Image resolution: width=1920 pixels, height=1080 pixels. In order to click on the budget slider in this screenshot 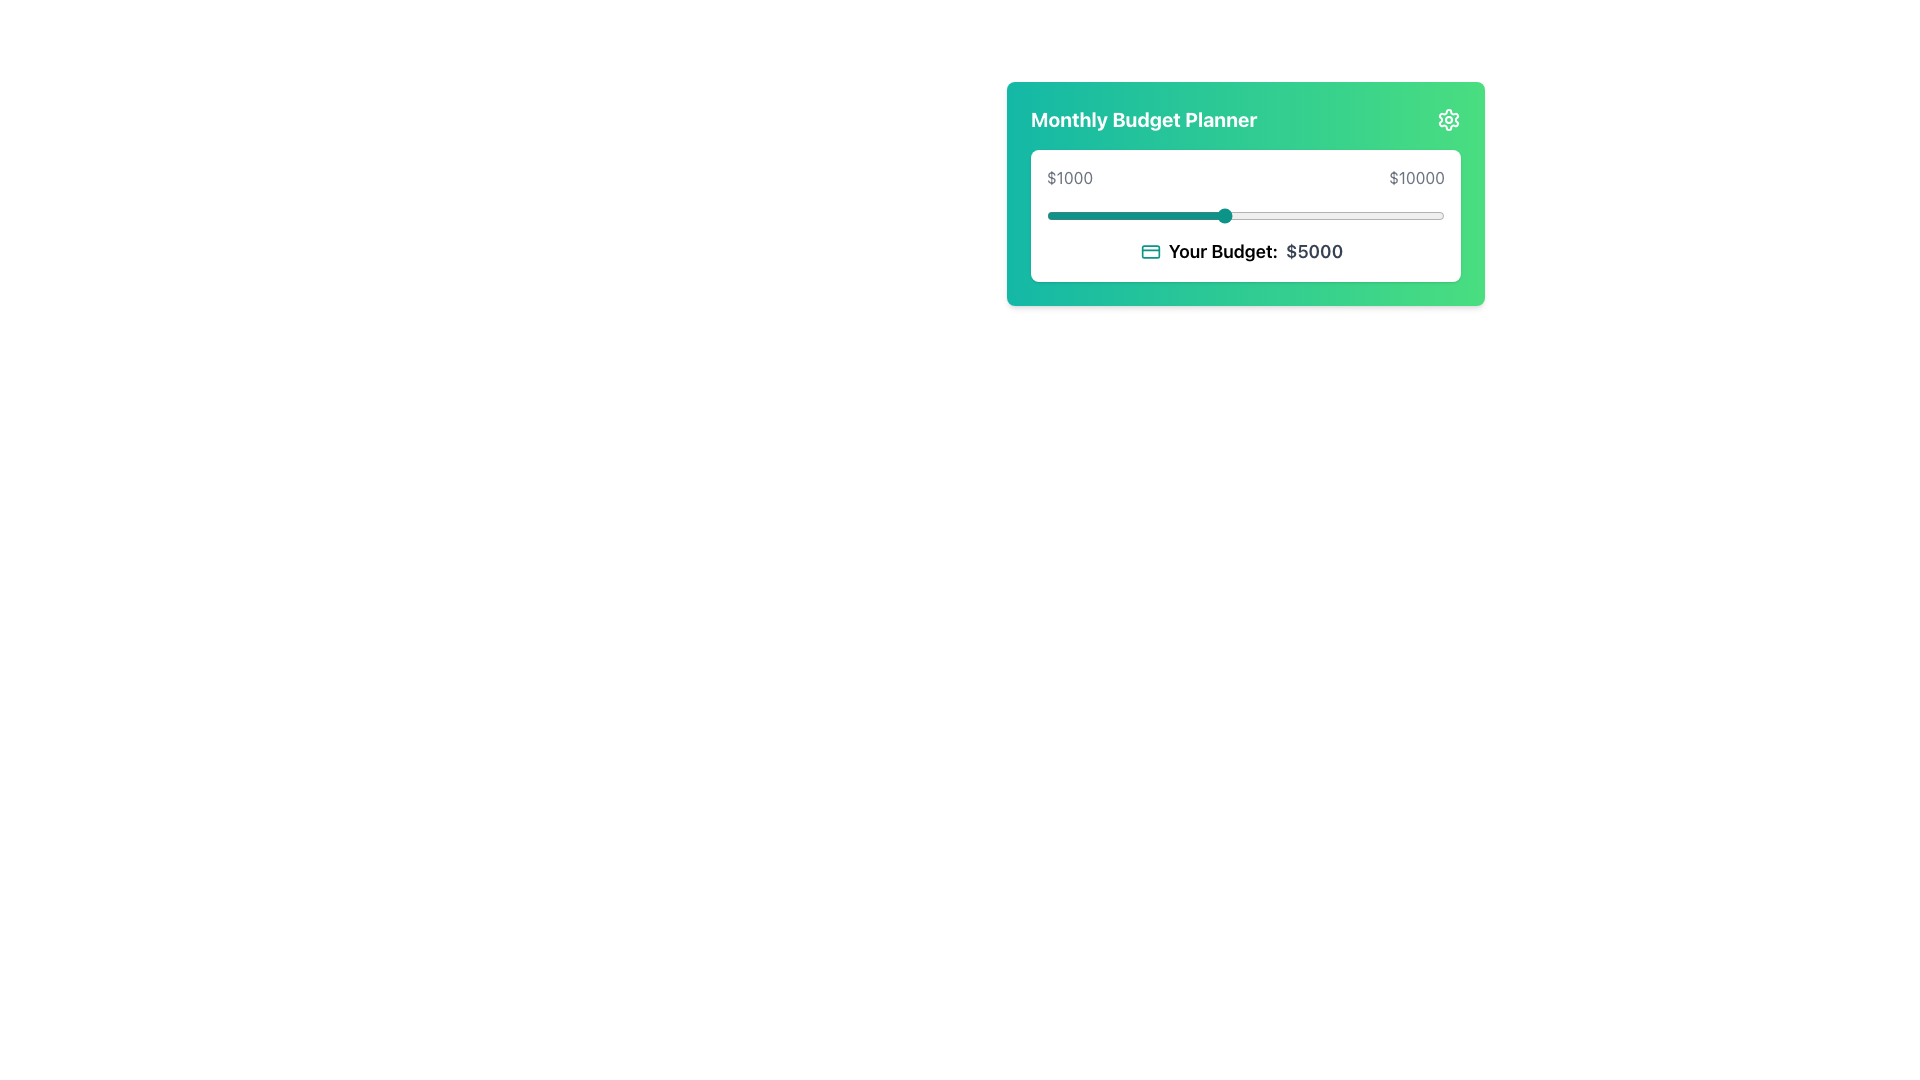, I will do `click(1355, 216)`.